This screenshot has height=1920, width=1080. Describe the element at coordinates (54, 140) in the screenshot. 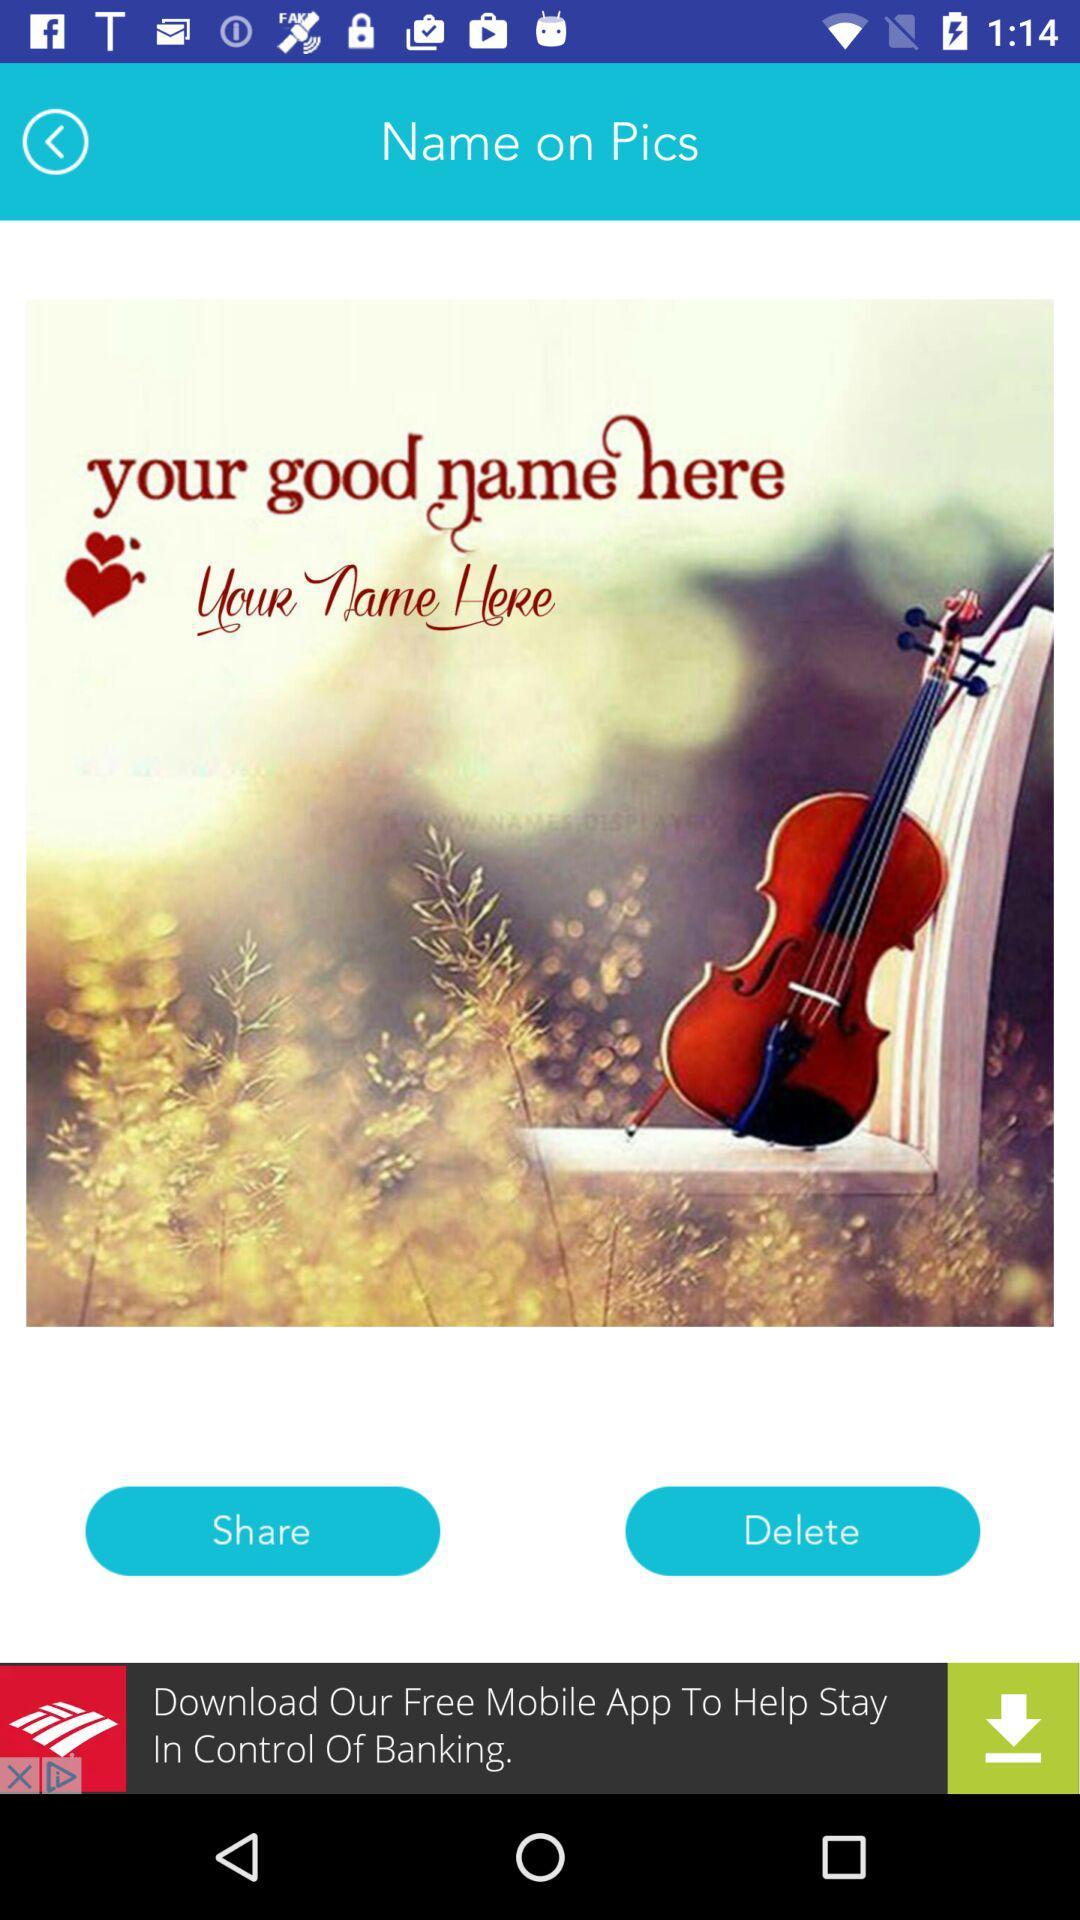

I see `the arrow_backward icon` at that location.